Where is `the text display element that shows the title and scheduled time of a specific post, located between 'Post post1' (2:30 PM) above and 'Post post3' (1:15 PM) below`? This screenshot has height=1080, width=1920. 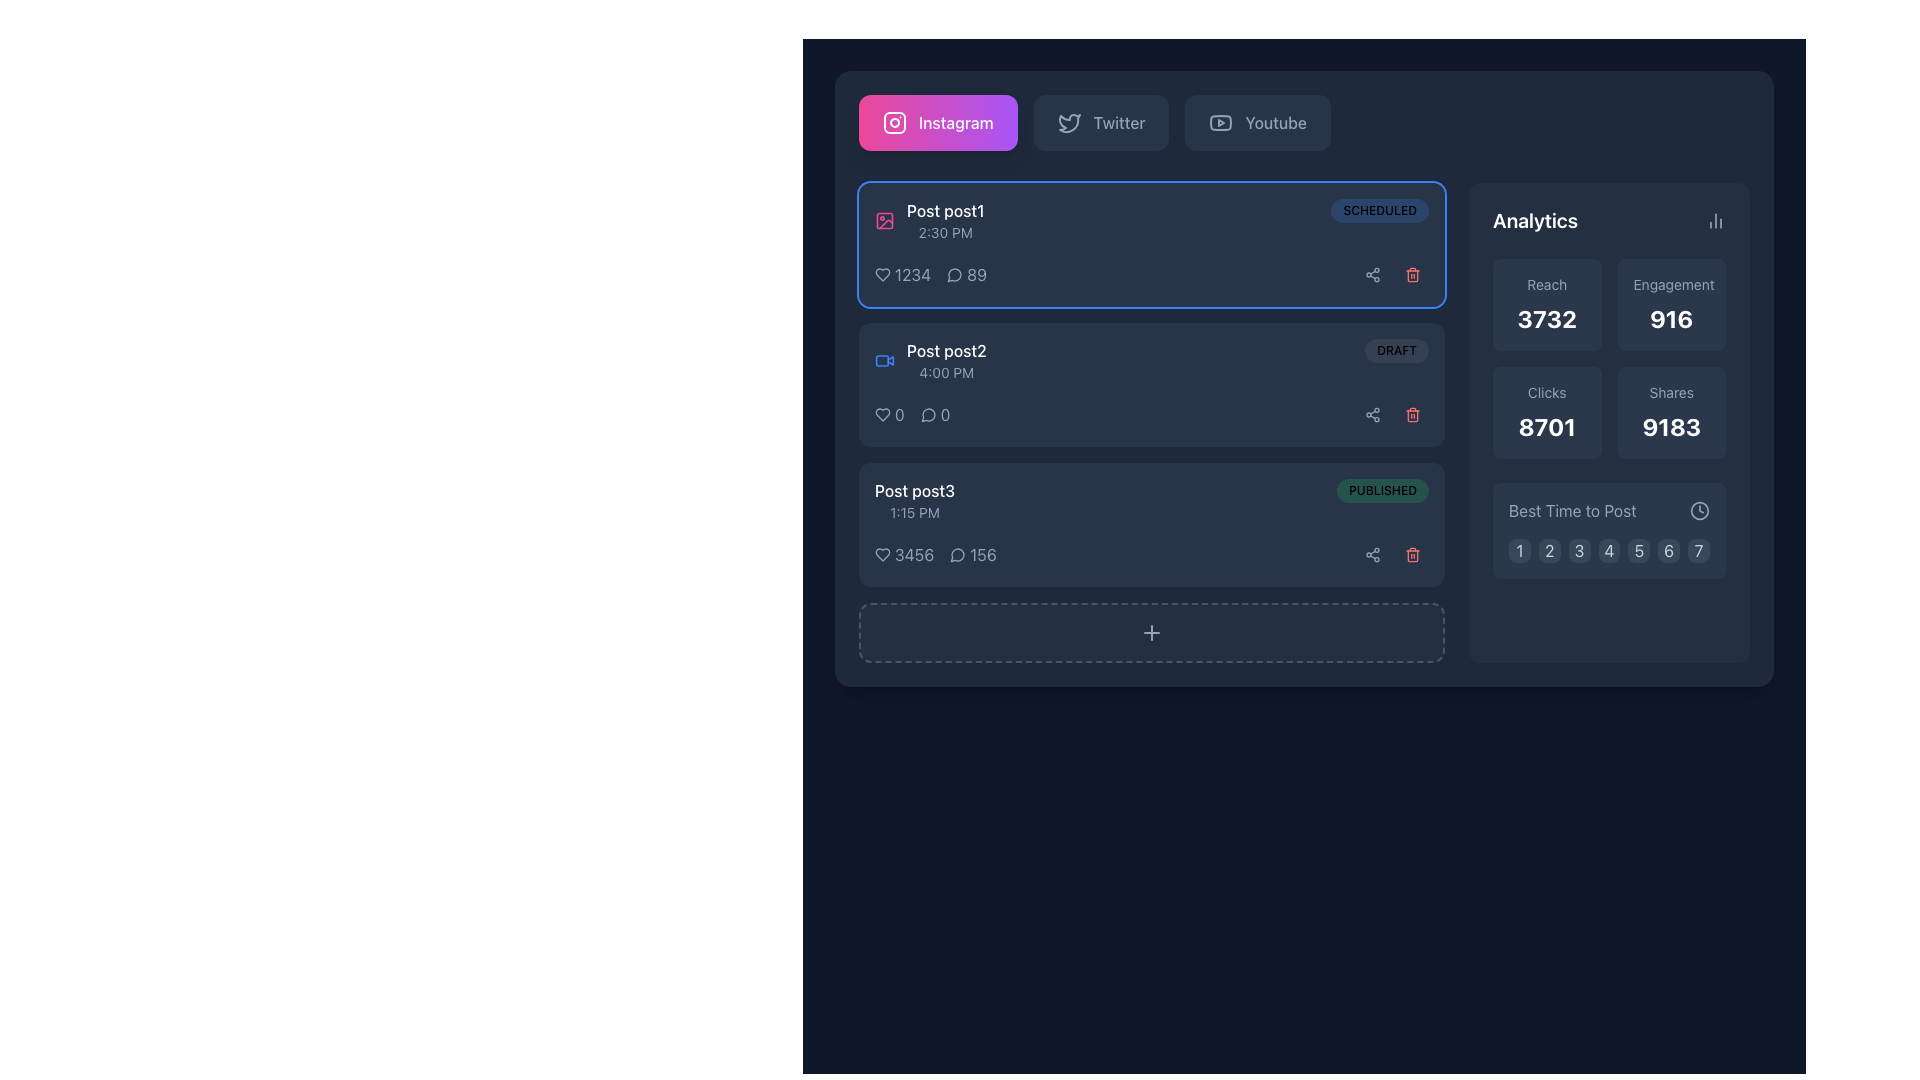 the text display element that shows the title and scheduled time of a specific post, located between 'Post post1' (2:30 PM) above and 'Post post3' (1:15 PM) below is located at coordinates (945, 361).